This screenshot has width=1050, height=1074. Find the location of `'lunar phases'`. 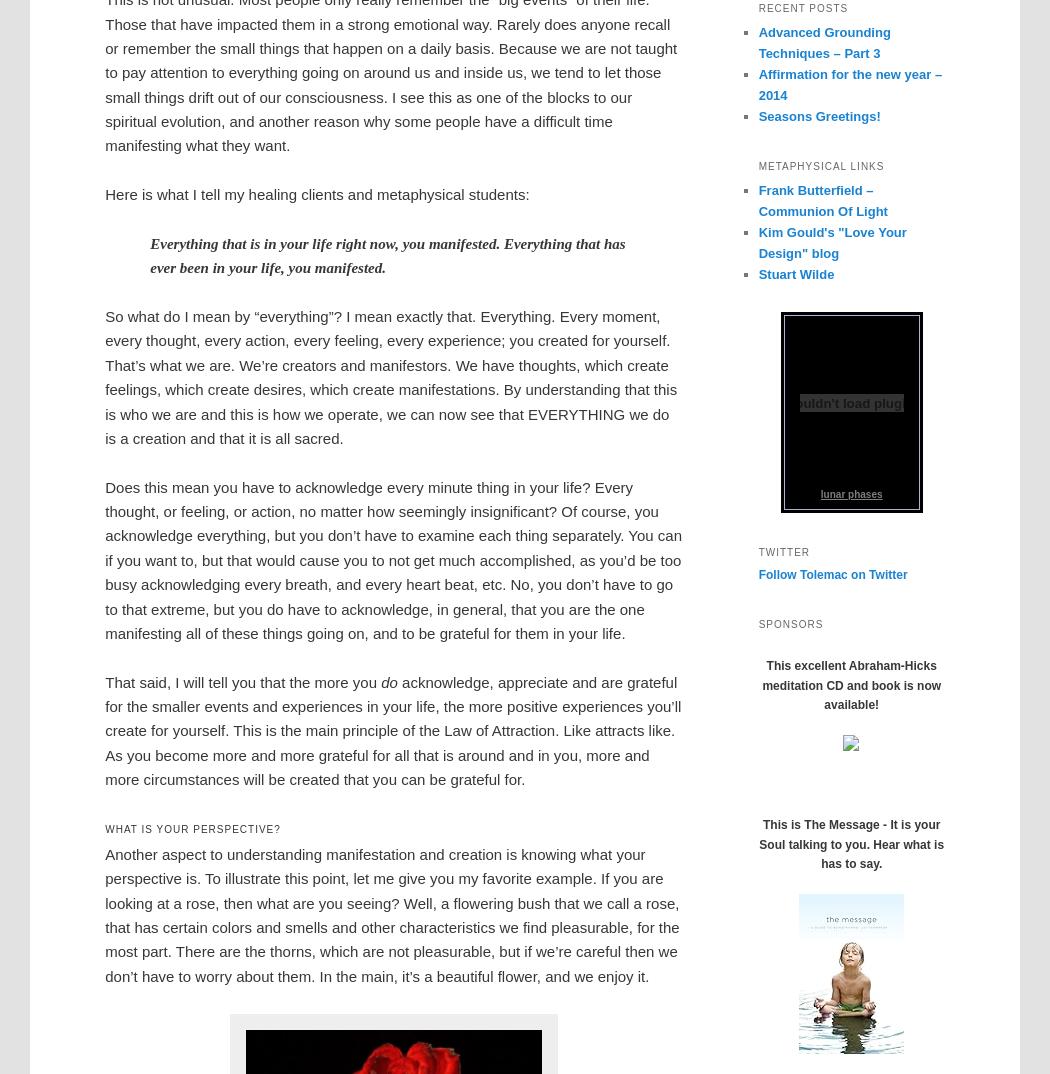

'lunar phases' is located at coordinates (851, 493).